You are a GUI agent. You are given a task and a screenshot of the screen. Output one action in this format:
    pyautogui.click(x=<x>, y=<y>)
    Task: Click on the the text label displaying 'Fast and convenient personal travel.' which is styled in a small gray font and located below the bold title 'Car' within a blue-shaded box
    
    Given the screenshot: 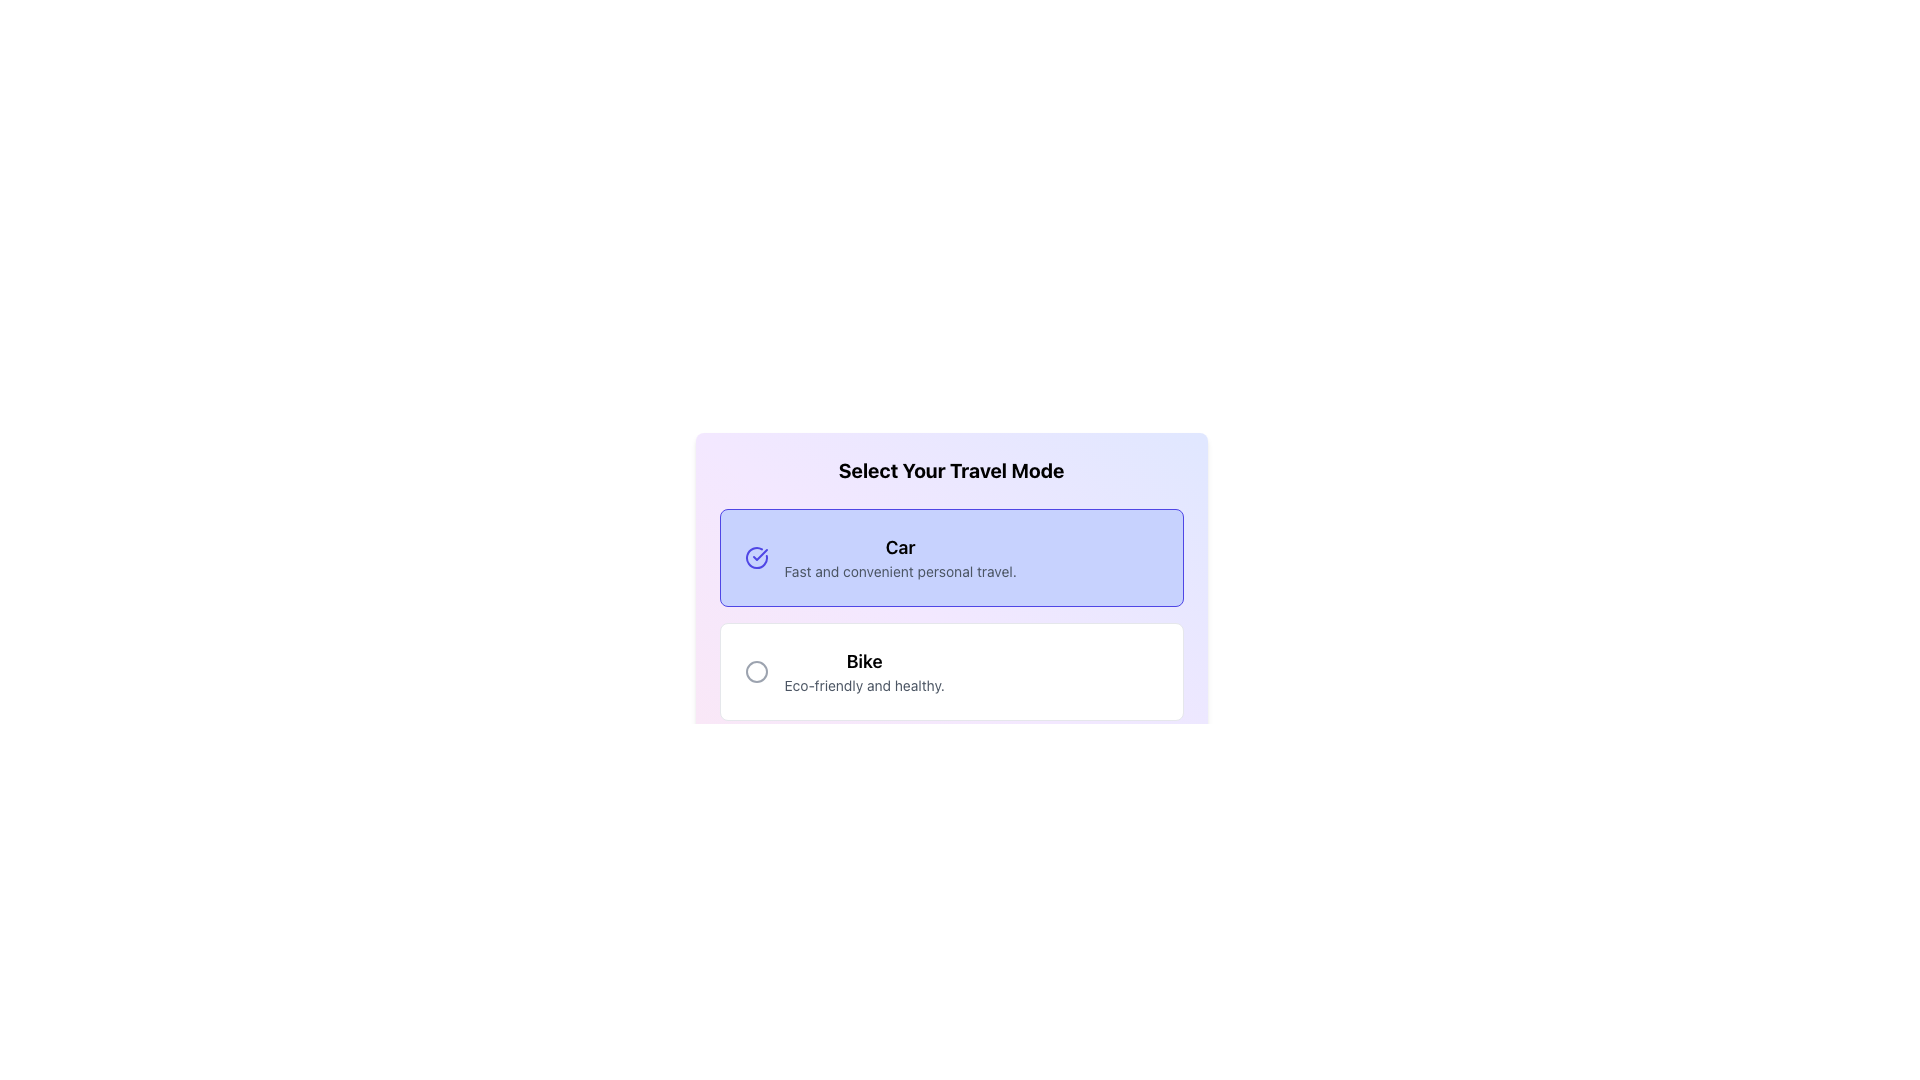 What is the action you would take?
    pyautogui.click(x=899, y=571)
    